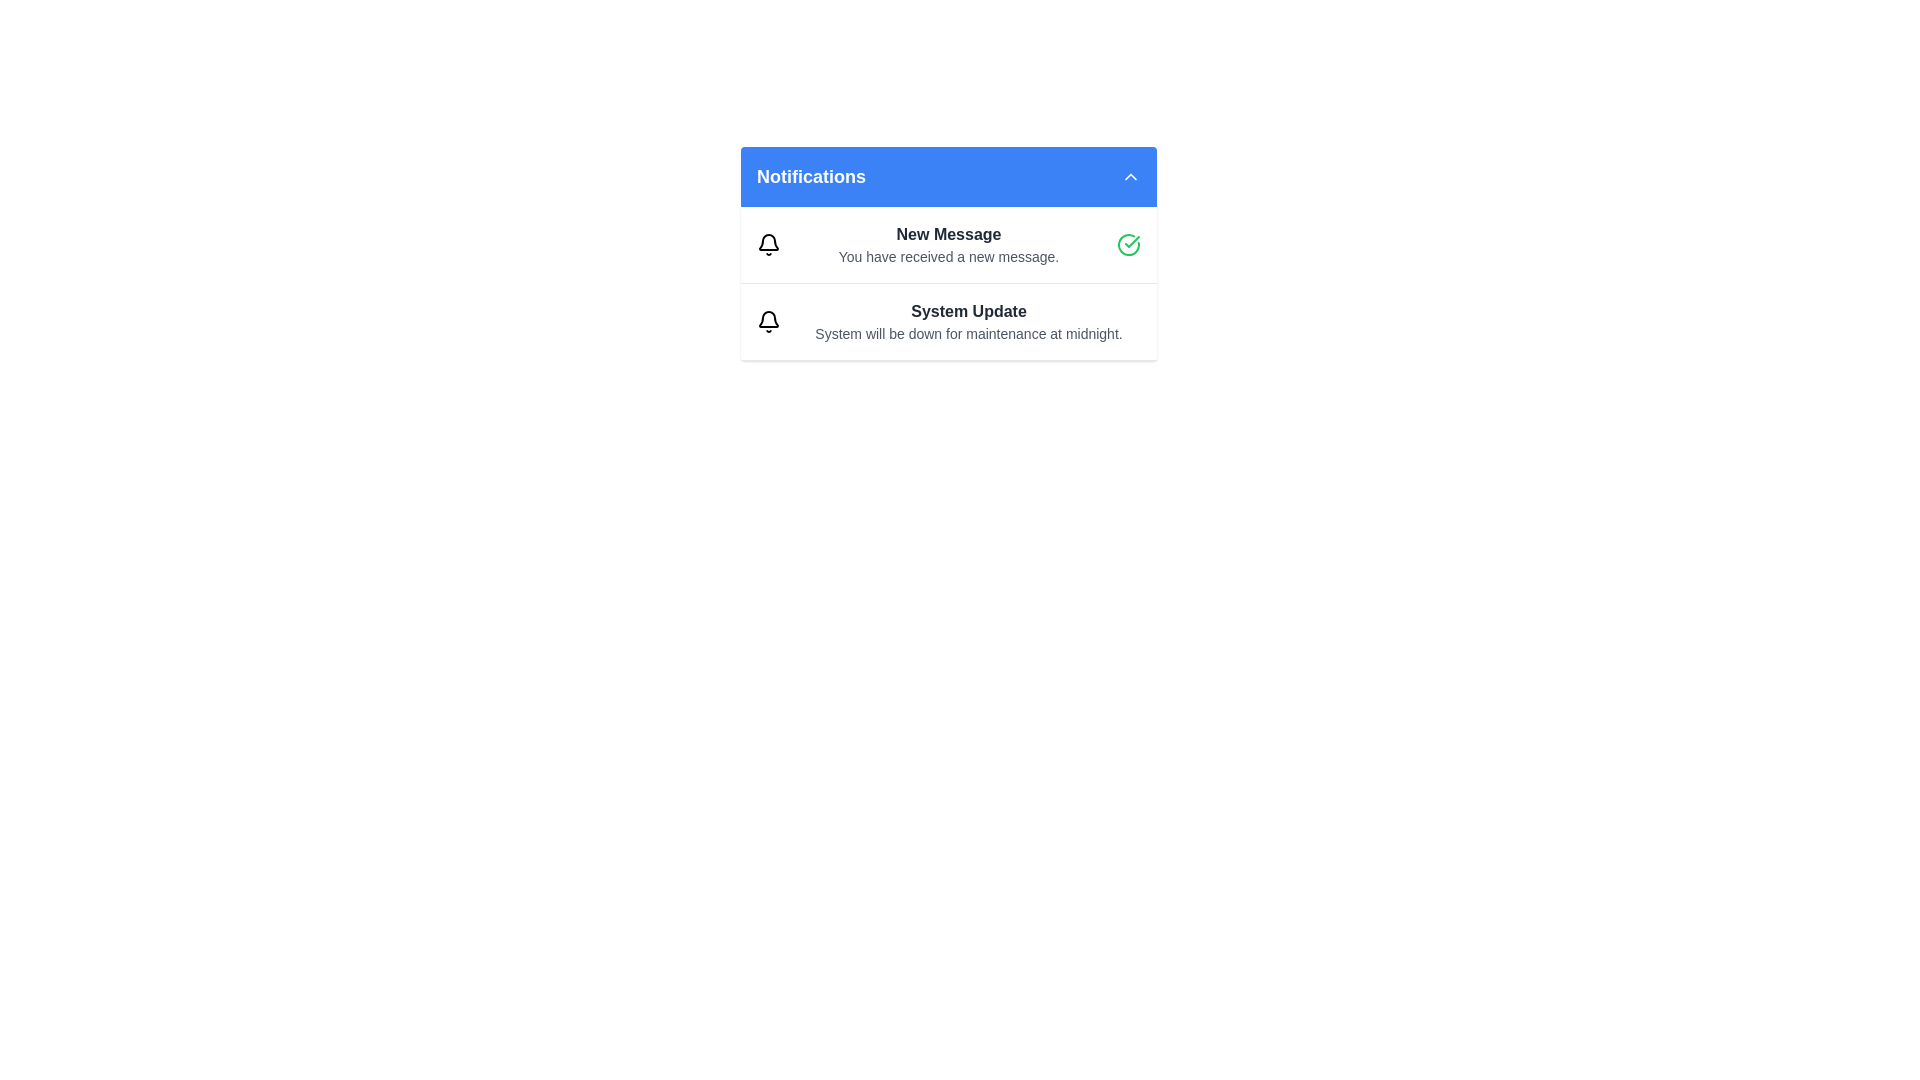  What do you see at coordinates (969, 333) in the screenshot?
I see `informational text that states 'System will be down for maintenance at midnight.' This text is styled in a smaller gray font and is located beneath the bold title 'System Update' in the notifications panel` at bounding box center [969, 333].